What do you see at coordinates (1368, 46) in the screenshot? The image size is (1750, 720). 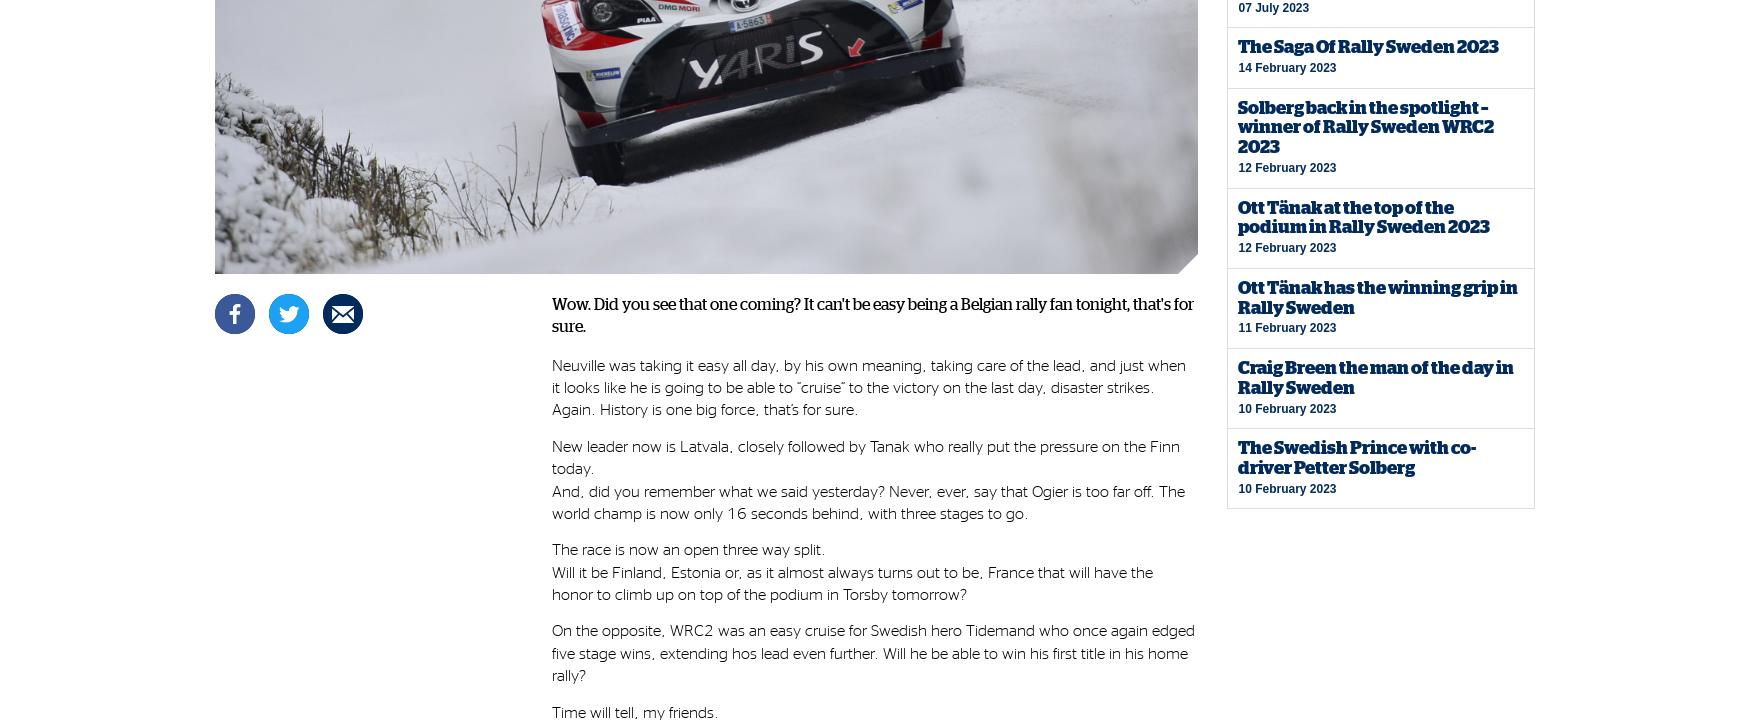 I see `'The Saga Of Rally Sweden 2023'` at bounding box center [1368, 46].